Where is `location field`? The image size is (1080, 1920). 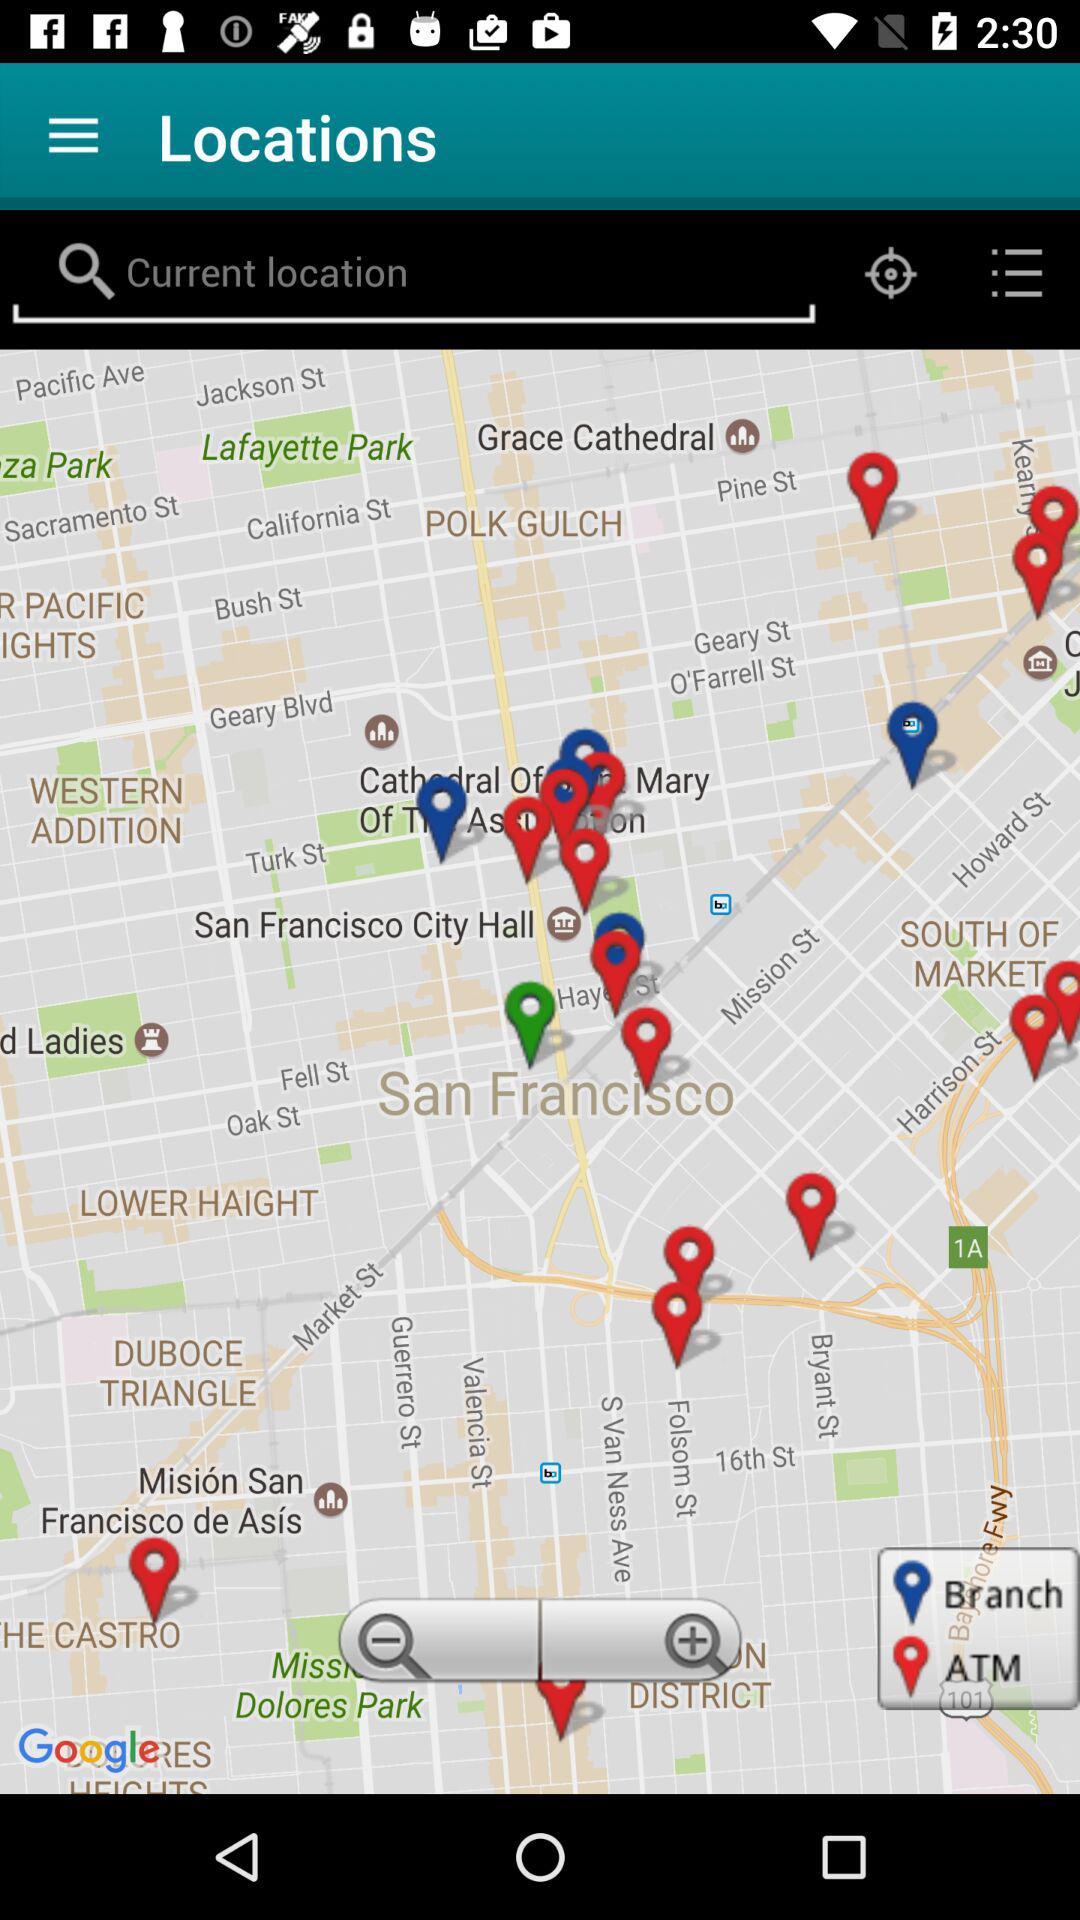 location field is located at coordinates (412, 272).